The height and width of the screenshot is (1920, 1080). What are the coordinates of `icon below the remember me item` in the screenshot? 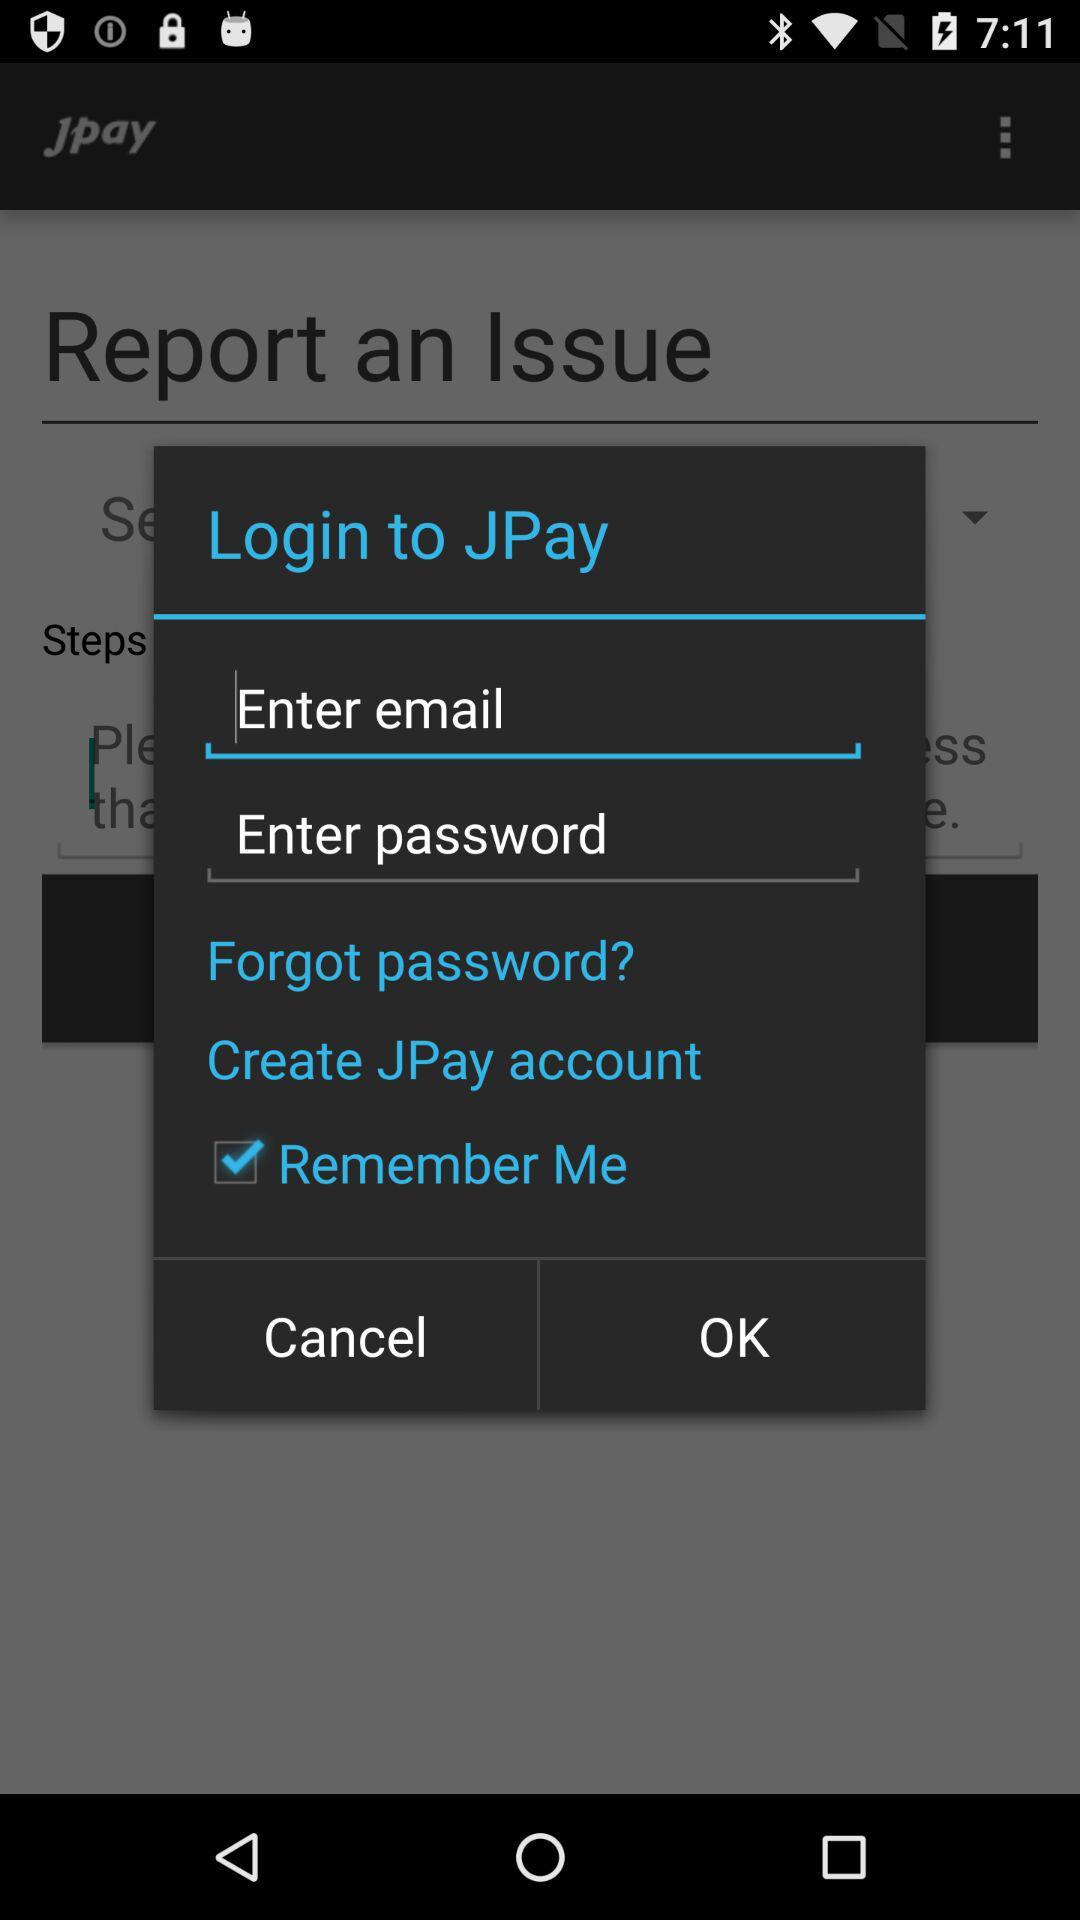 It's located at (731, 1333).